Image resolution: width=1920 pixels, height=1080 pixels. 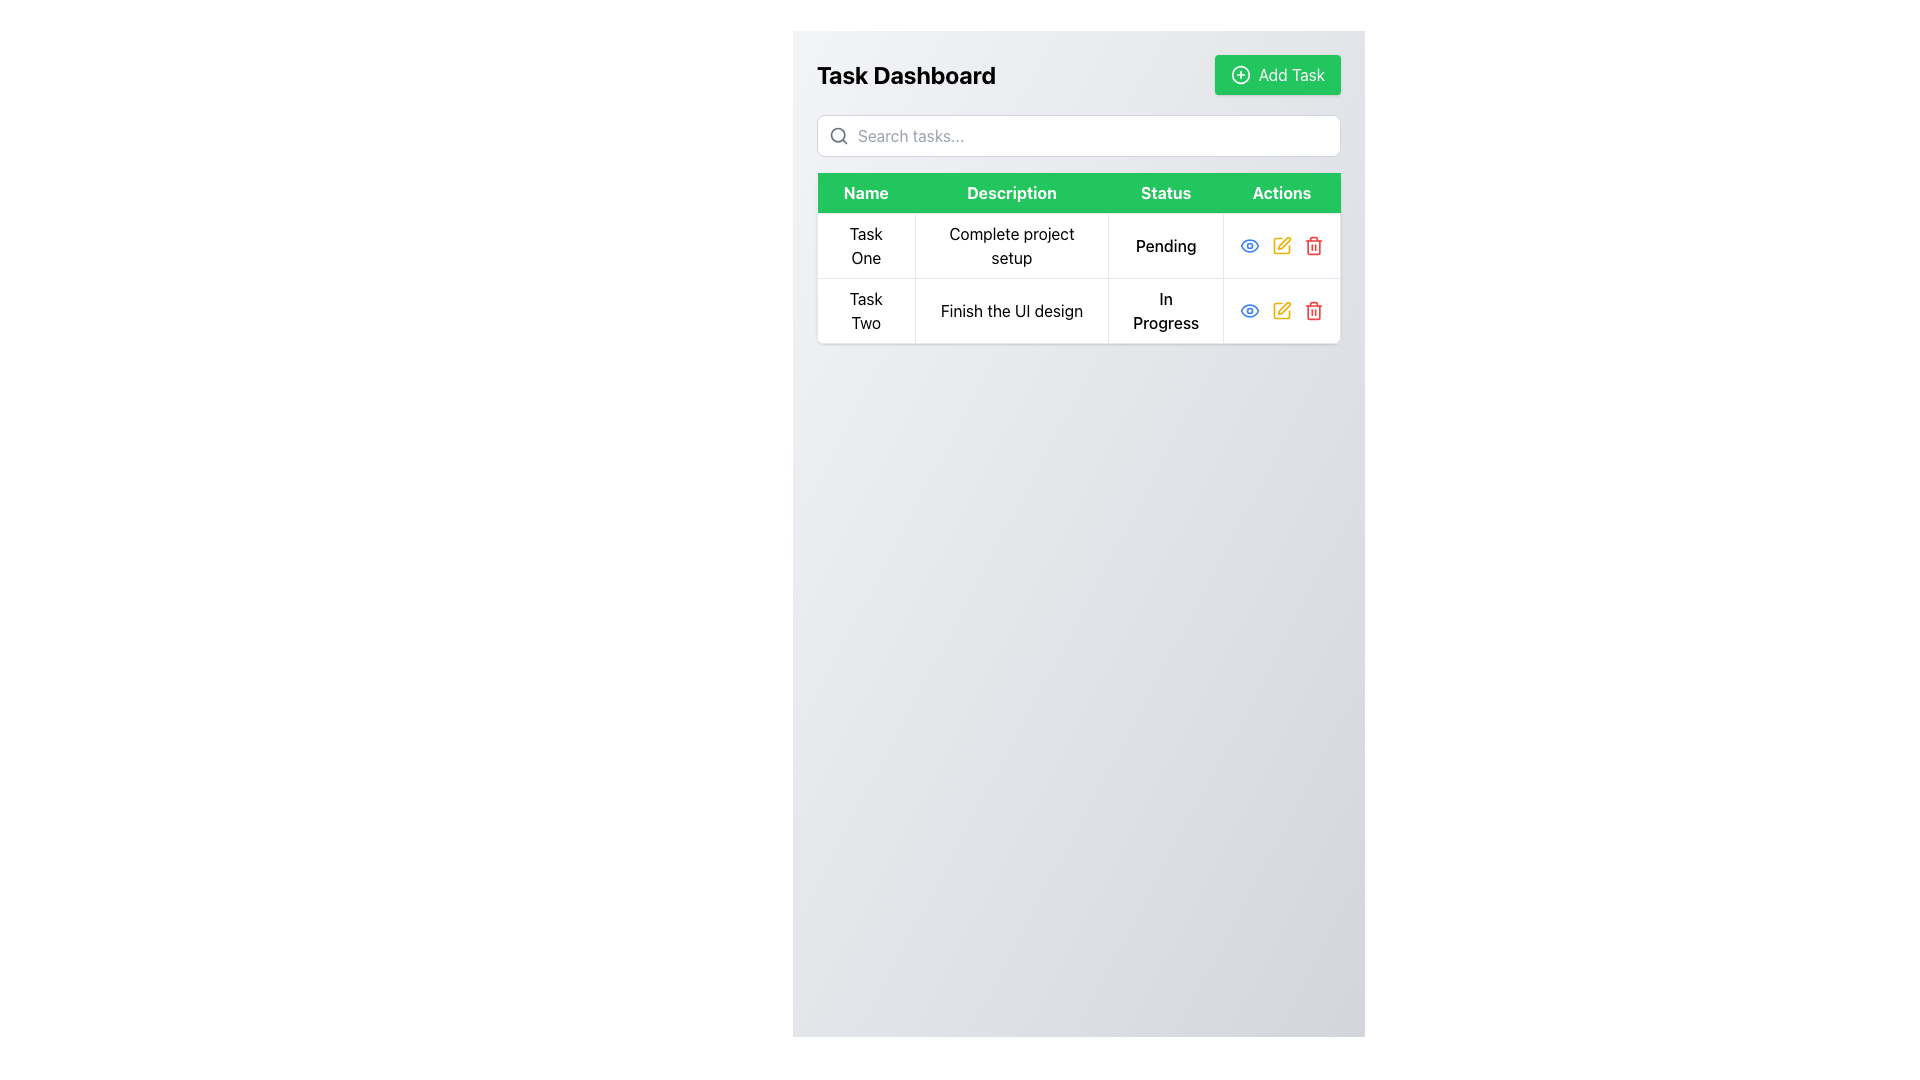 I want to click on the first row of the task management table for interactions, so click(x=1078, y=245).